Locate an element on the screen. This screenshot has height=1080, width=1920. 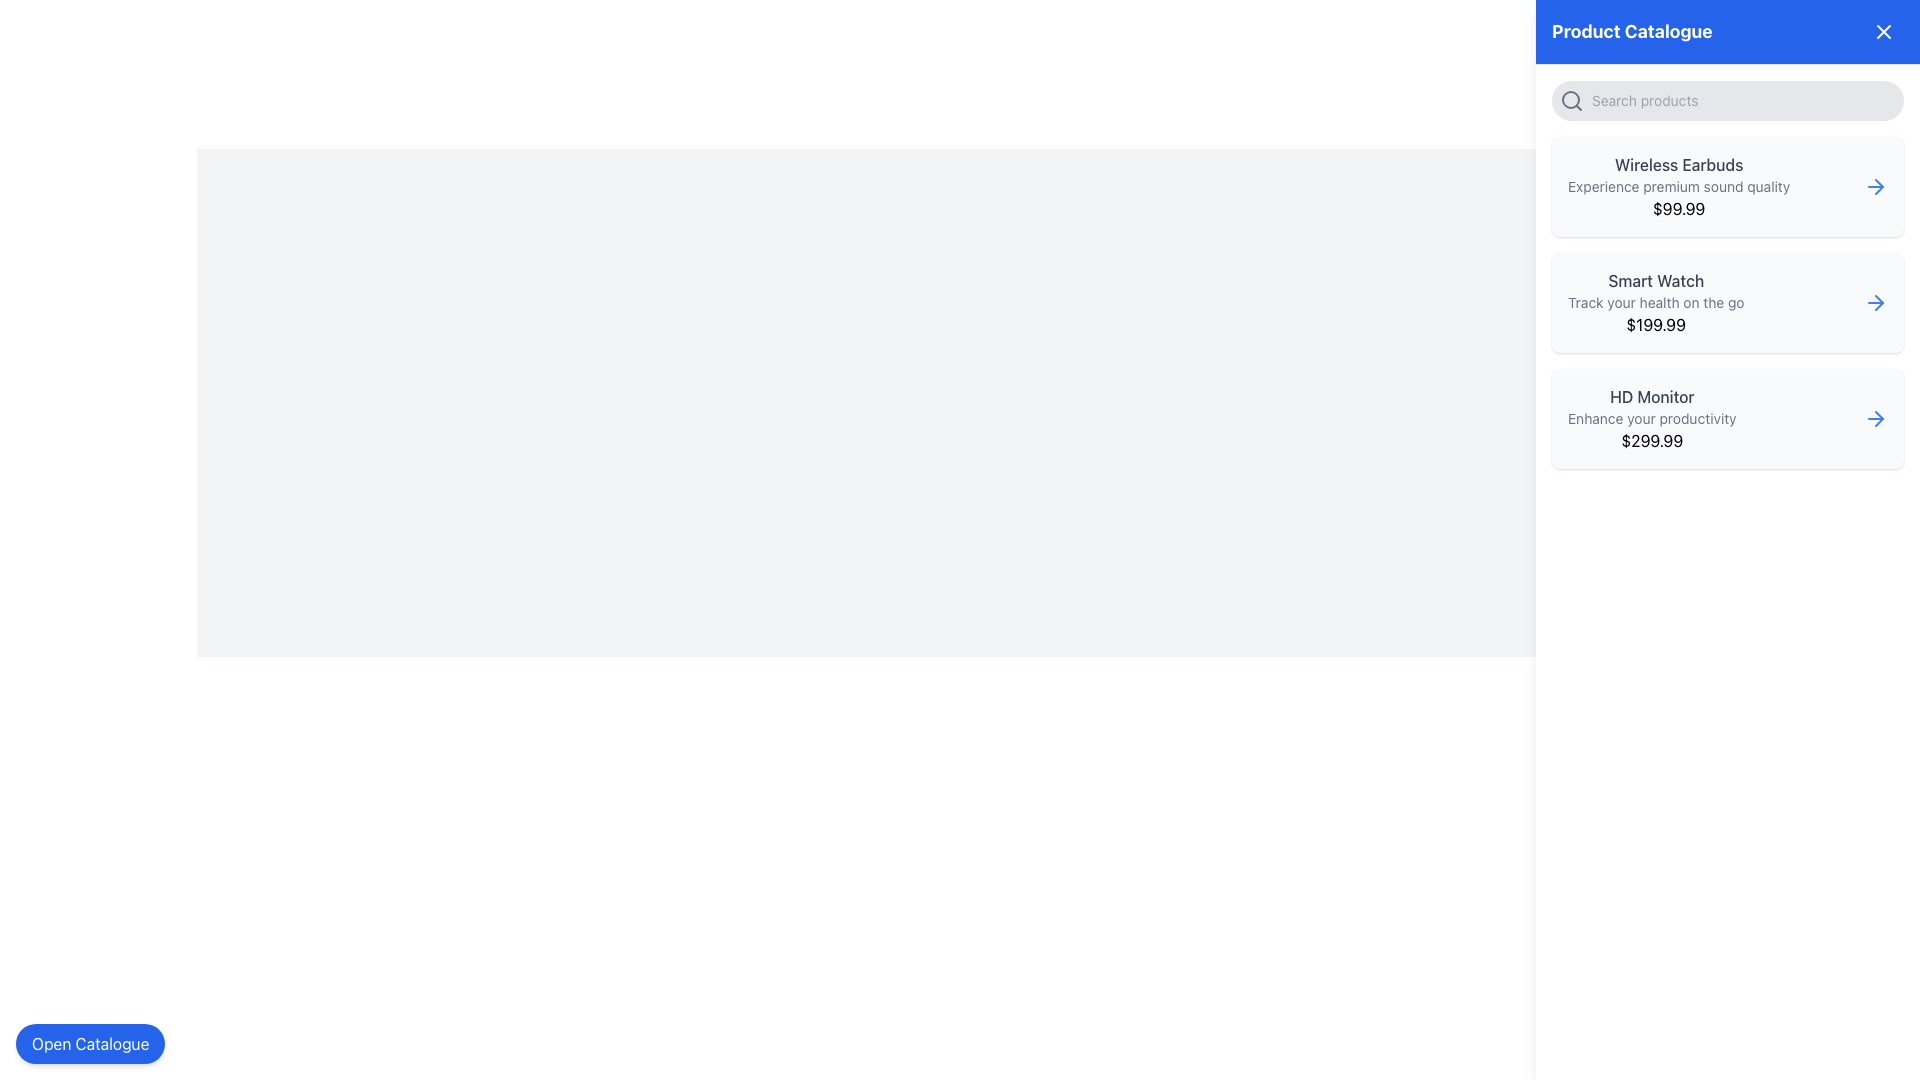
the right-facing chevron arrow icon in the 'Product Catalogue' section for 'Wireless Earbuds' is located at coordinates (1878, 186).